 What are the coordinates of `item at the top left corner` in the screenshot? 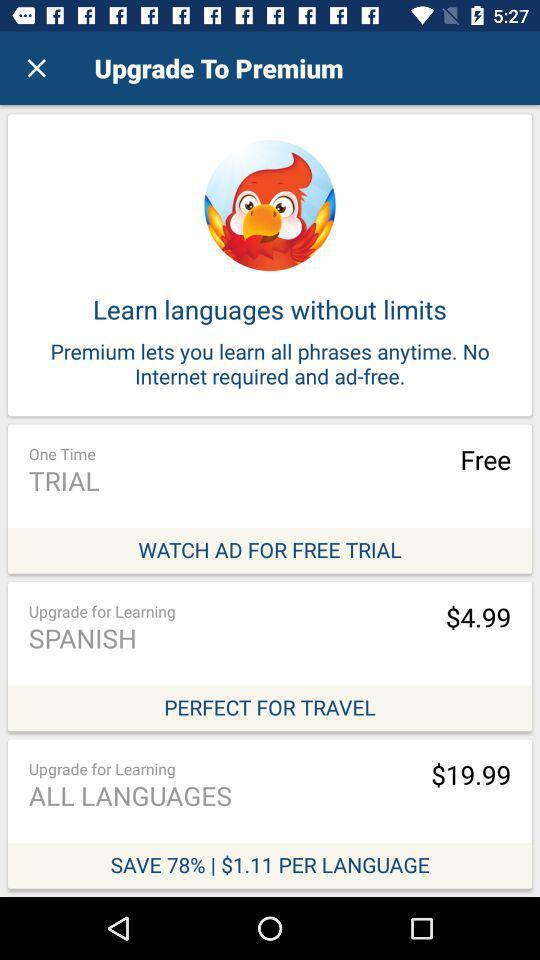 It's located at (36, 68).